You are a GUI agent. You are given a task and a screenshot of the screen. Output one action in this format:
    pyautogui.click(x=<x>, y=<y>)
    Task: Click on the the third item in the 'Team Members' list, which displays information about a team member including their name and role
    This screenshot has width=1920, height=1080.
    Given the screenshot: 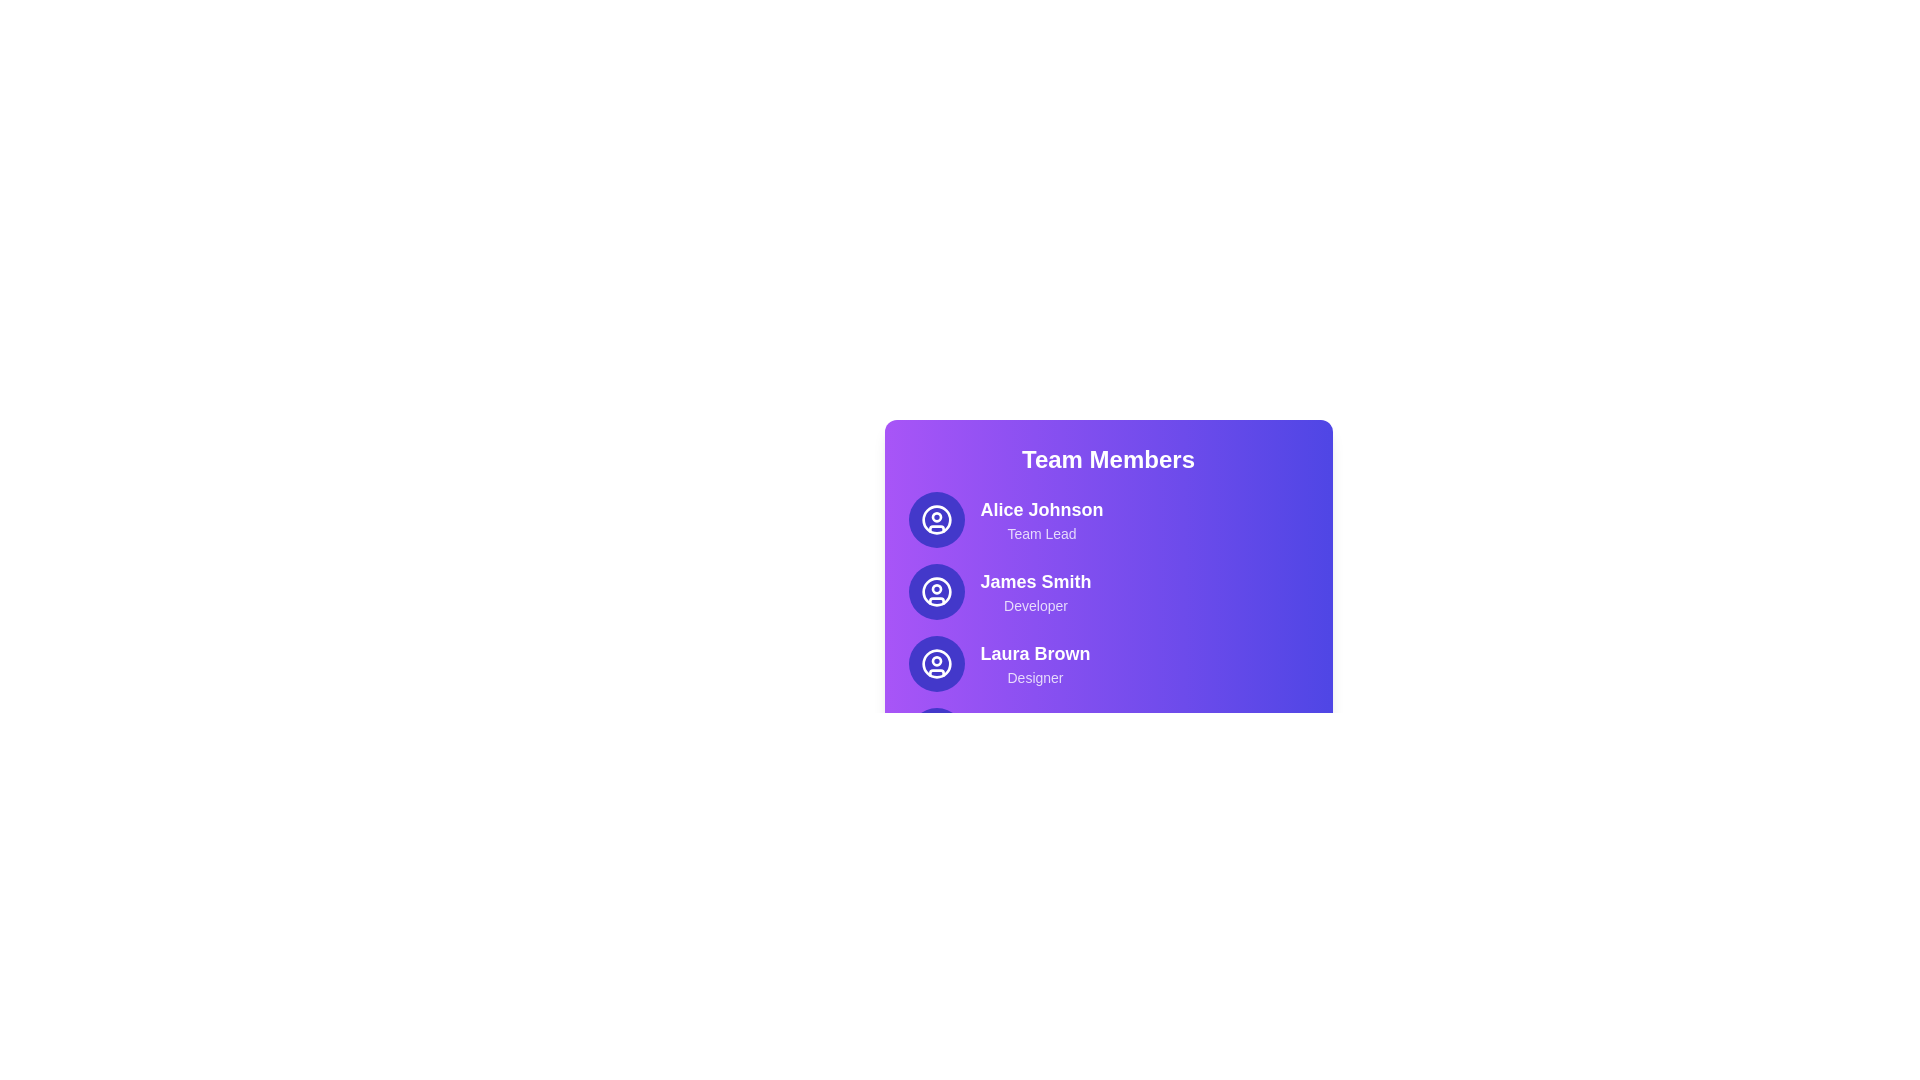 What is the action you would take?
    pyautogui.click(x=1107, y=663)
    